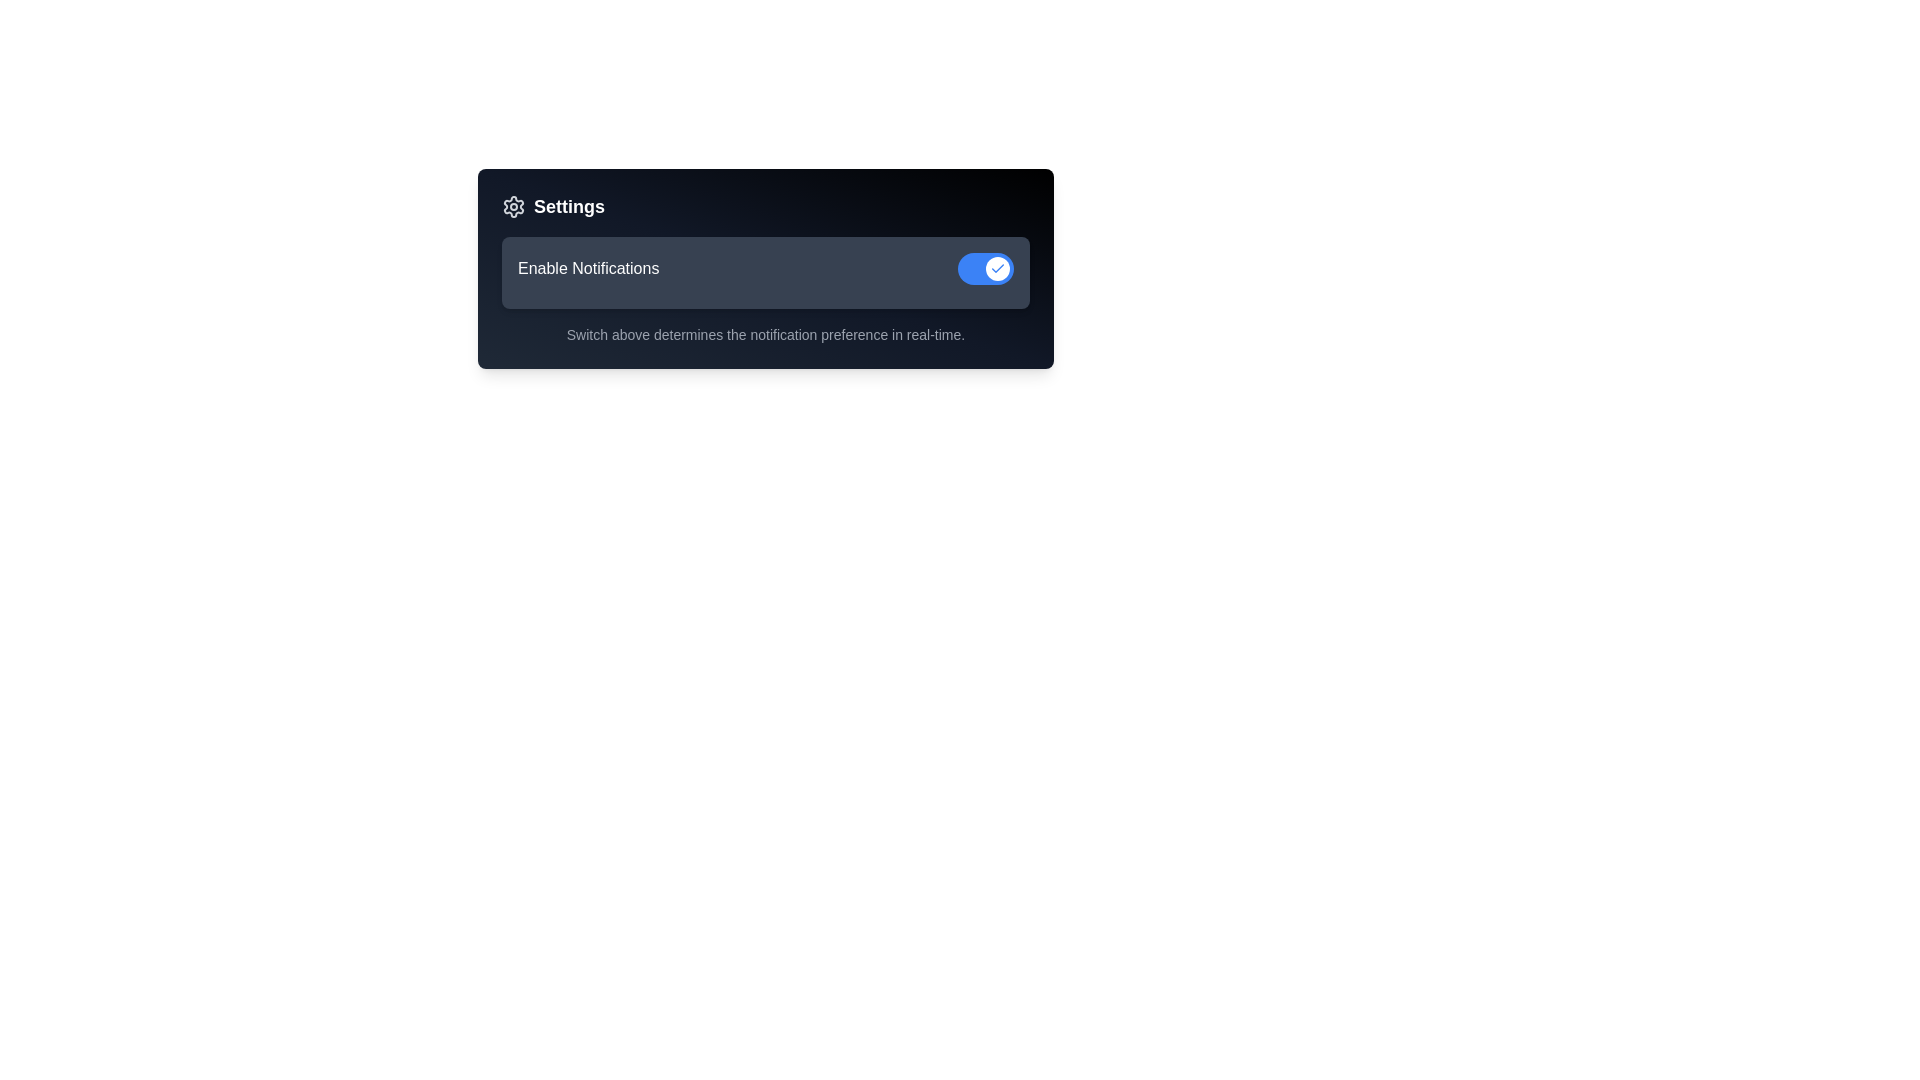 The height and width of the screenshot is (1080, 1920). Describe the element at coordinates (985, 268) in the screenshot. I see `the toggle switch located in the right section of the 'Enable Notifications' row` at that location.